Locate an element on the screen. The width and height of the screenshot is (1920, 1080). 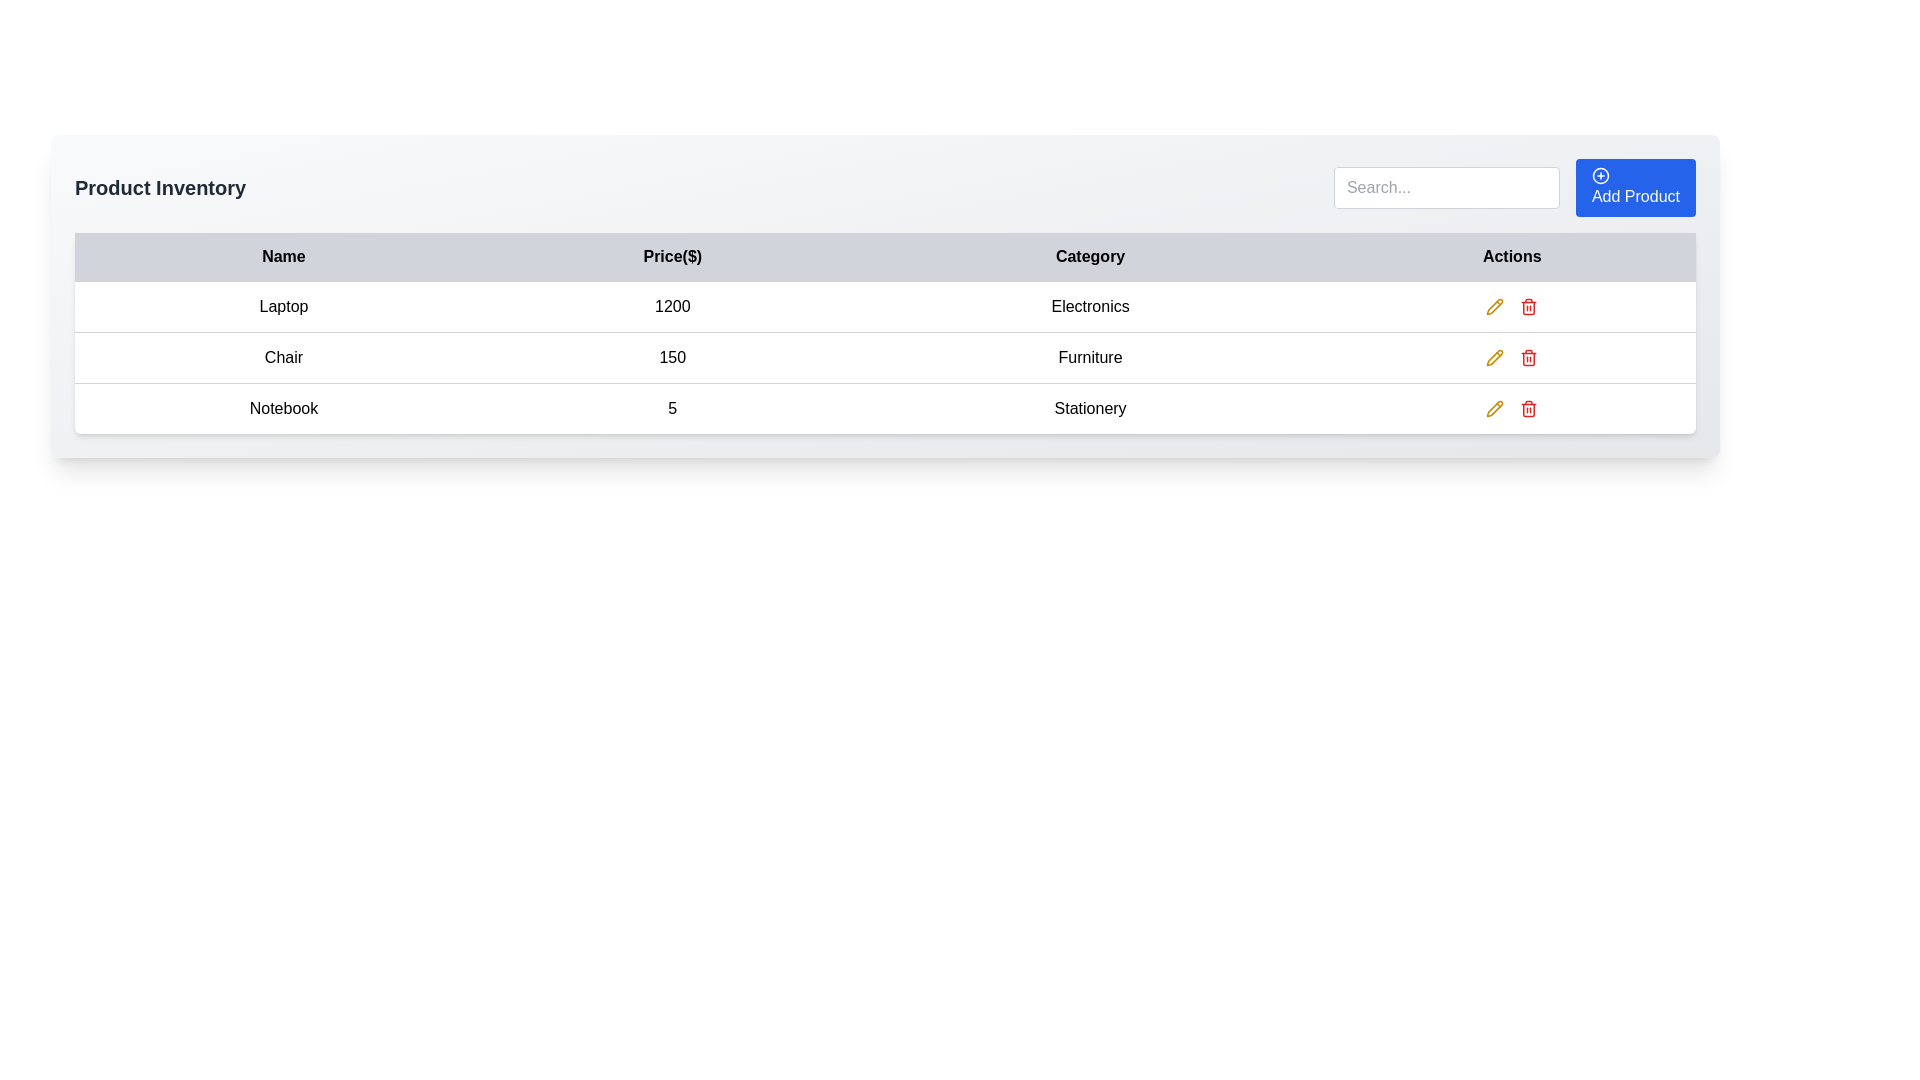
the text label displaying 'Stationery' located in the third row of the table under the 'Category' column is located at coordinates (1089, 407).